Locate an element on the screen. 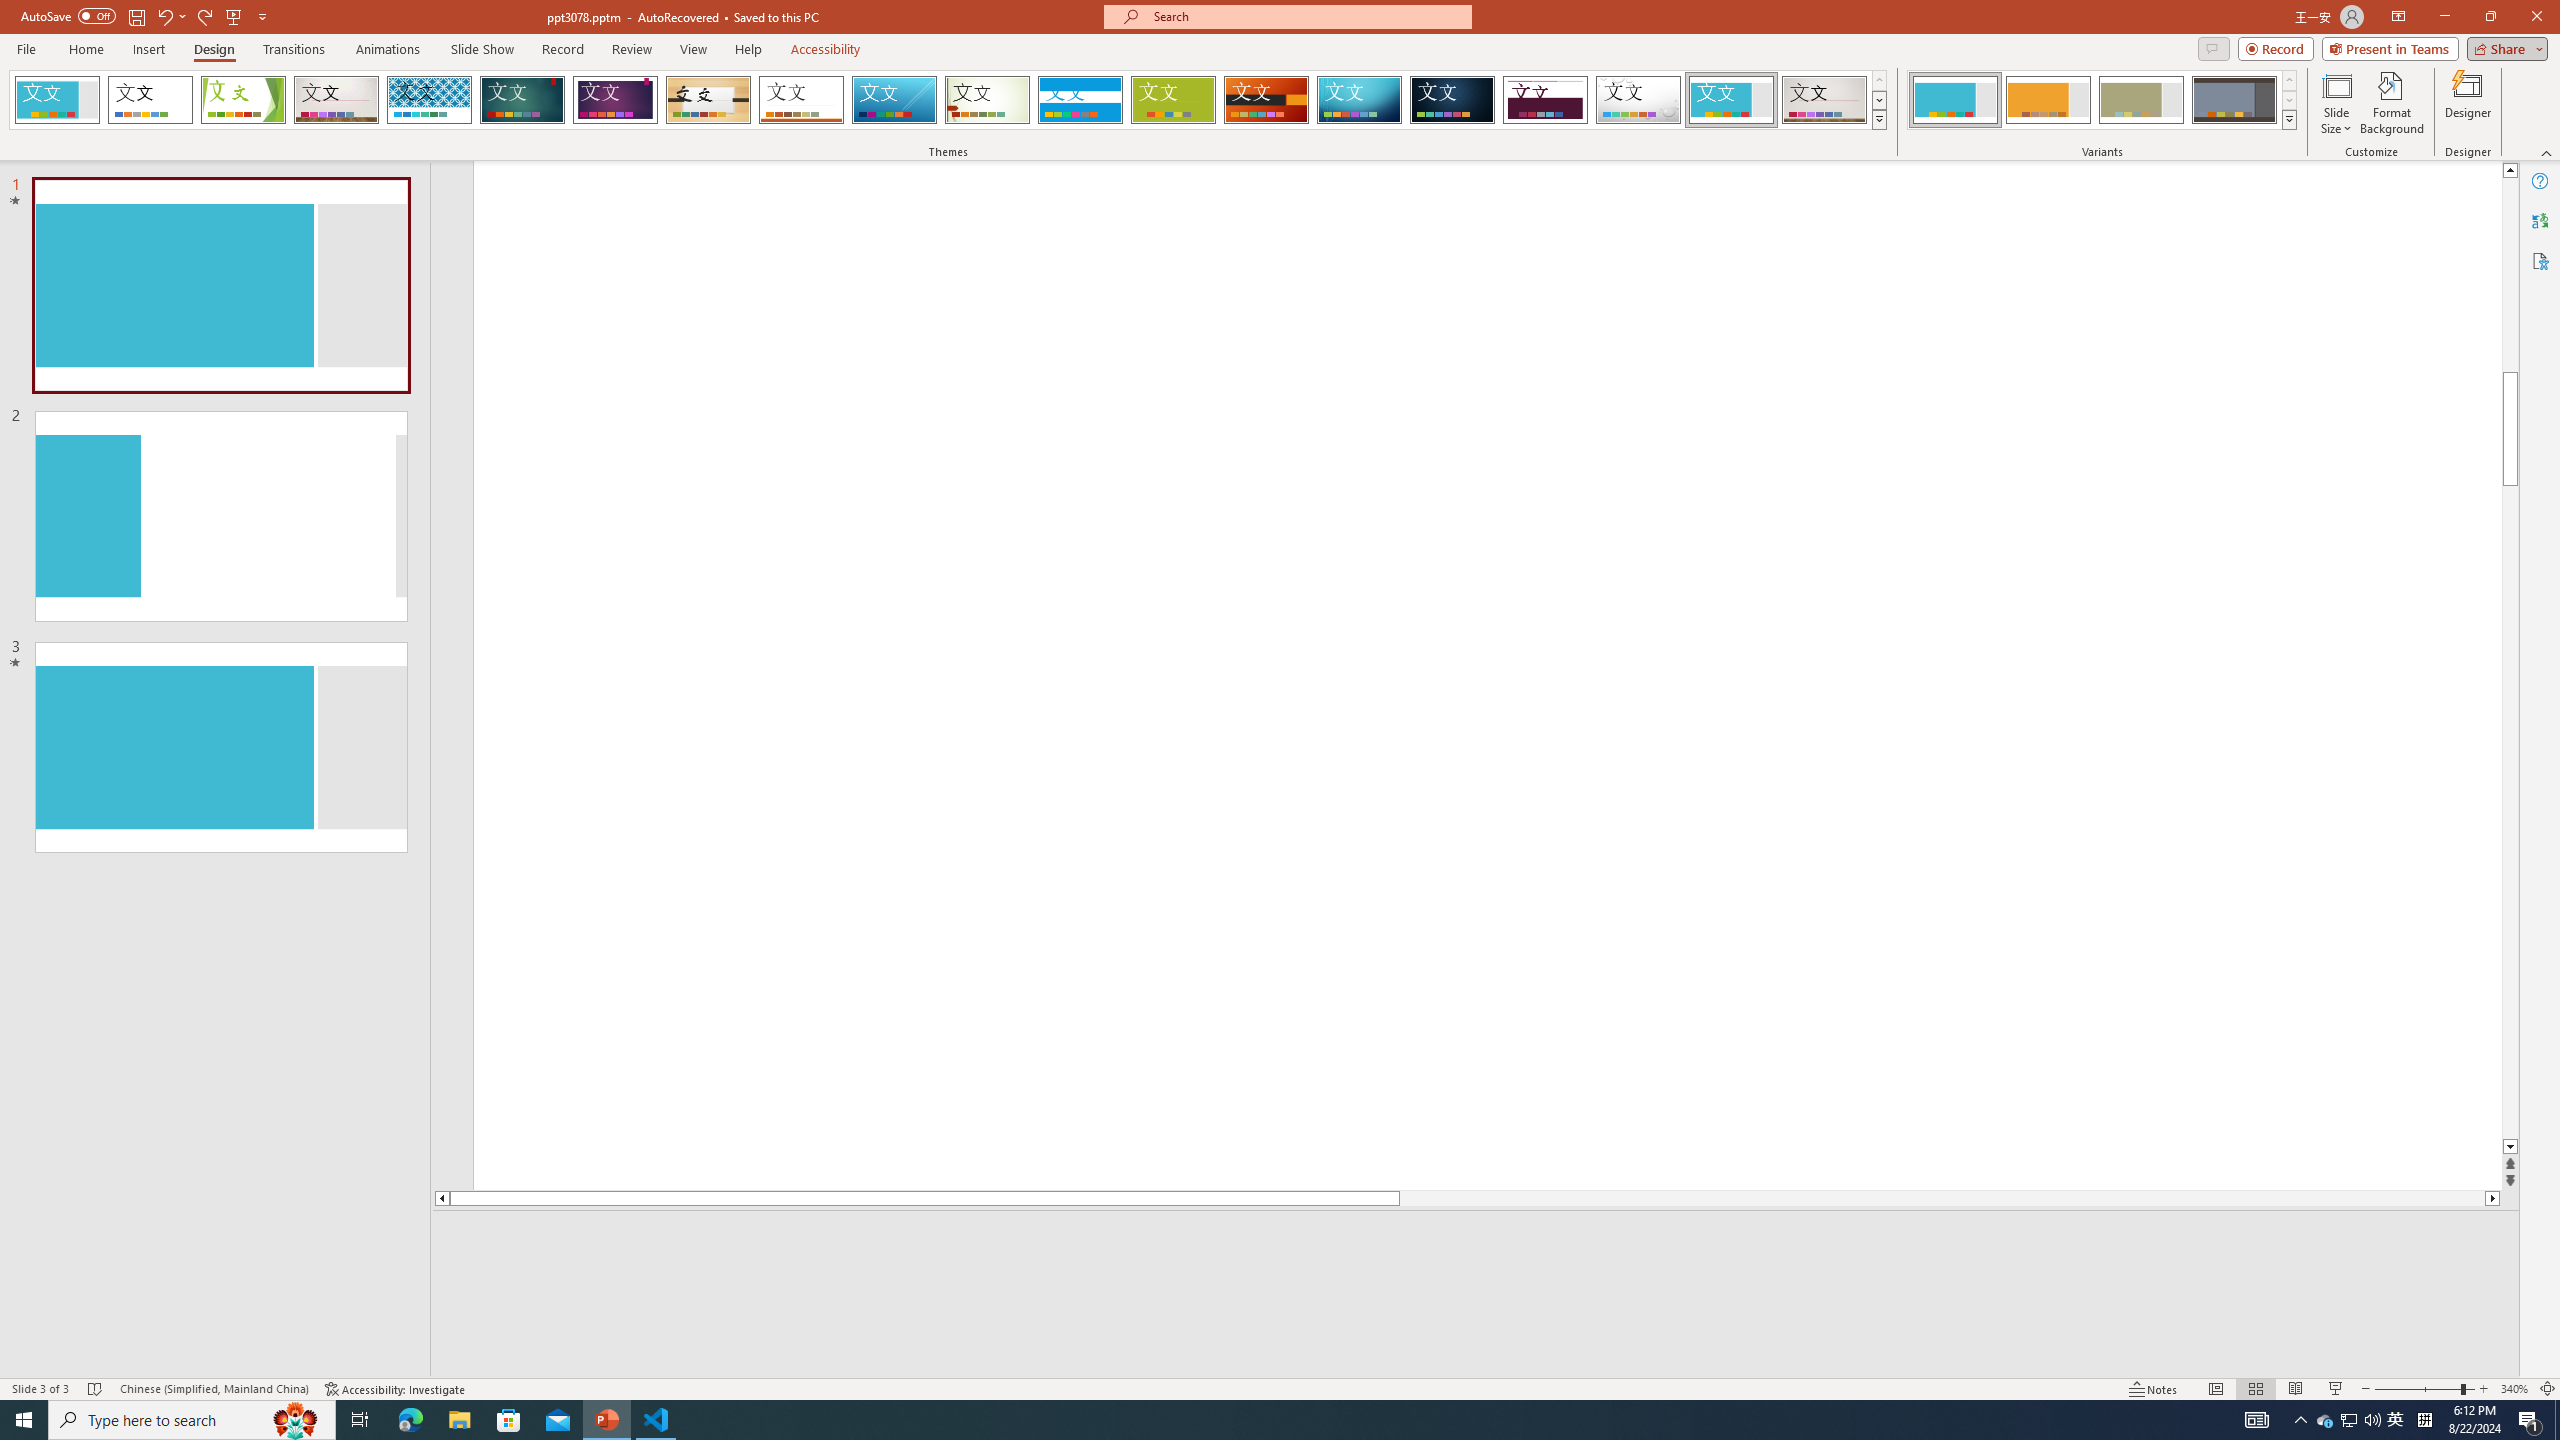 This screenshot has height=1440, width=2560. 'AutomationID: ThemeVariantsGallery' is located at coordinates (2103, 99).